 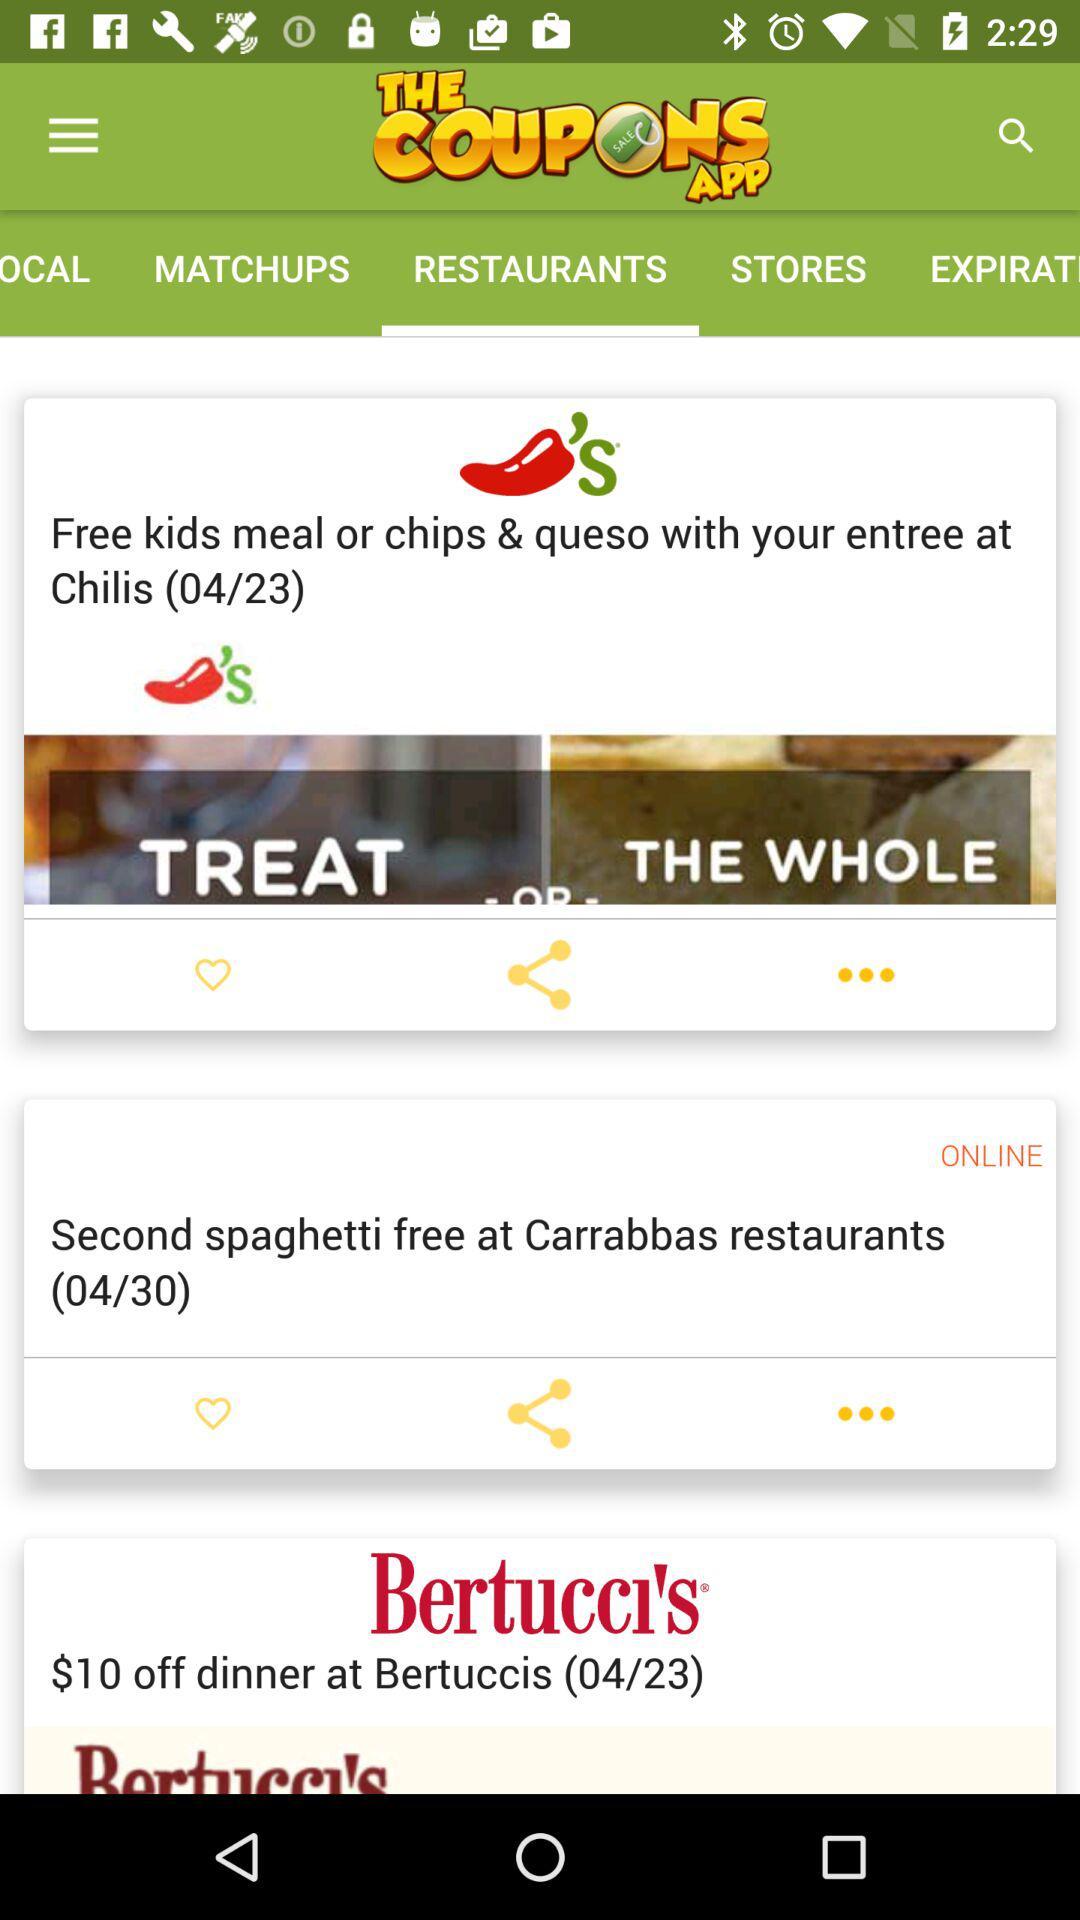 What do you see at coordinates (571, 135) in the screenshot?
I see `the icon above the matchups icon` at bounding box center [571, 135].